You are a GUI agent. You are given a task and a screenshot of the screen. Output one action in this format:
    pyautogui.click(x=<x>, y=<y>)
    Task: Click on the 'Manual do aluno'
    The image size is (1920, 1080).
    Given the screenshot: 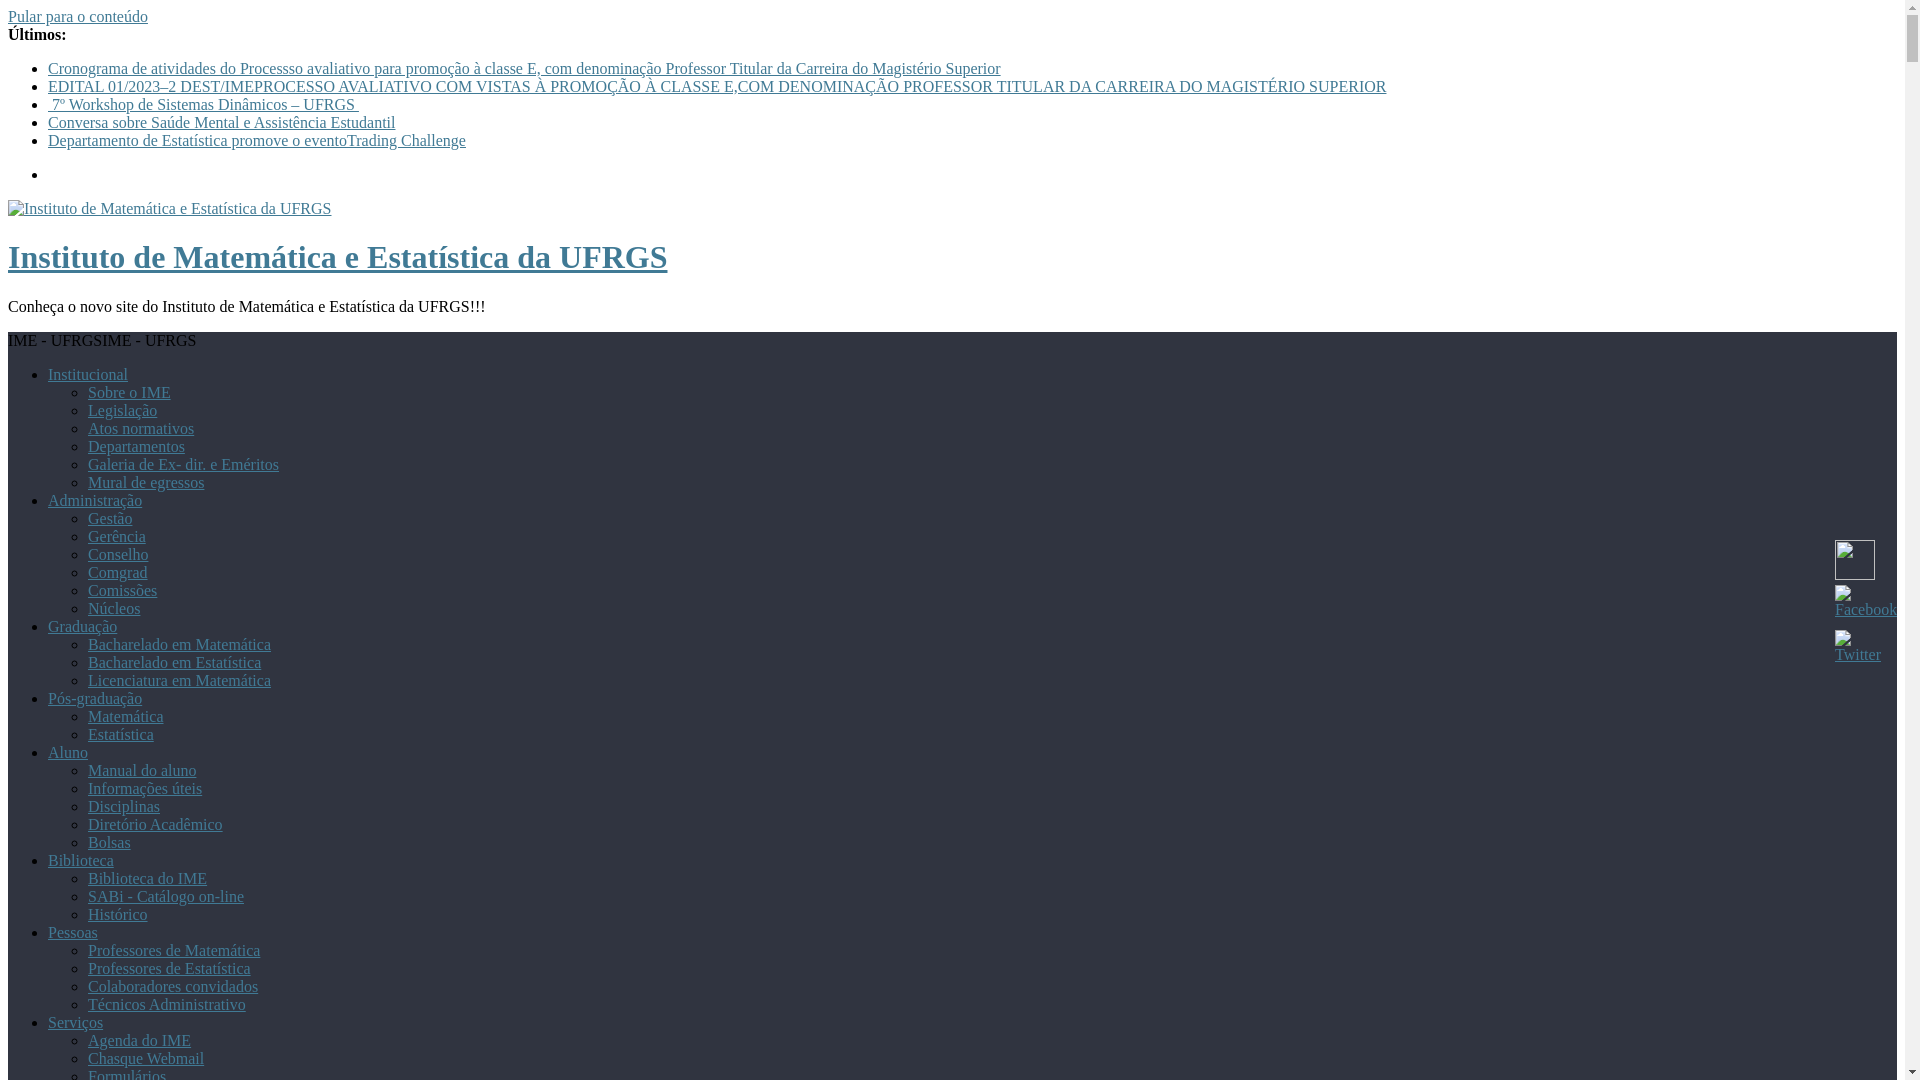 What is the action you would take?
    pyautogui.click(x=141, y=769)
    